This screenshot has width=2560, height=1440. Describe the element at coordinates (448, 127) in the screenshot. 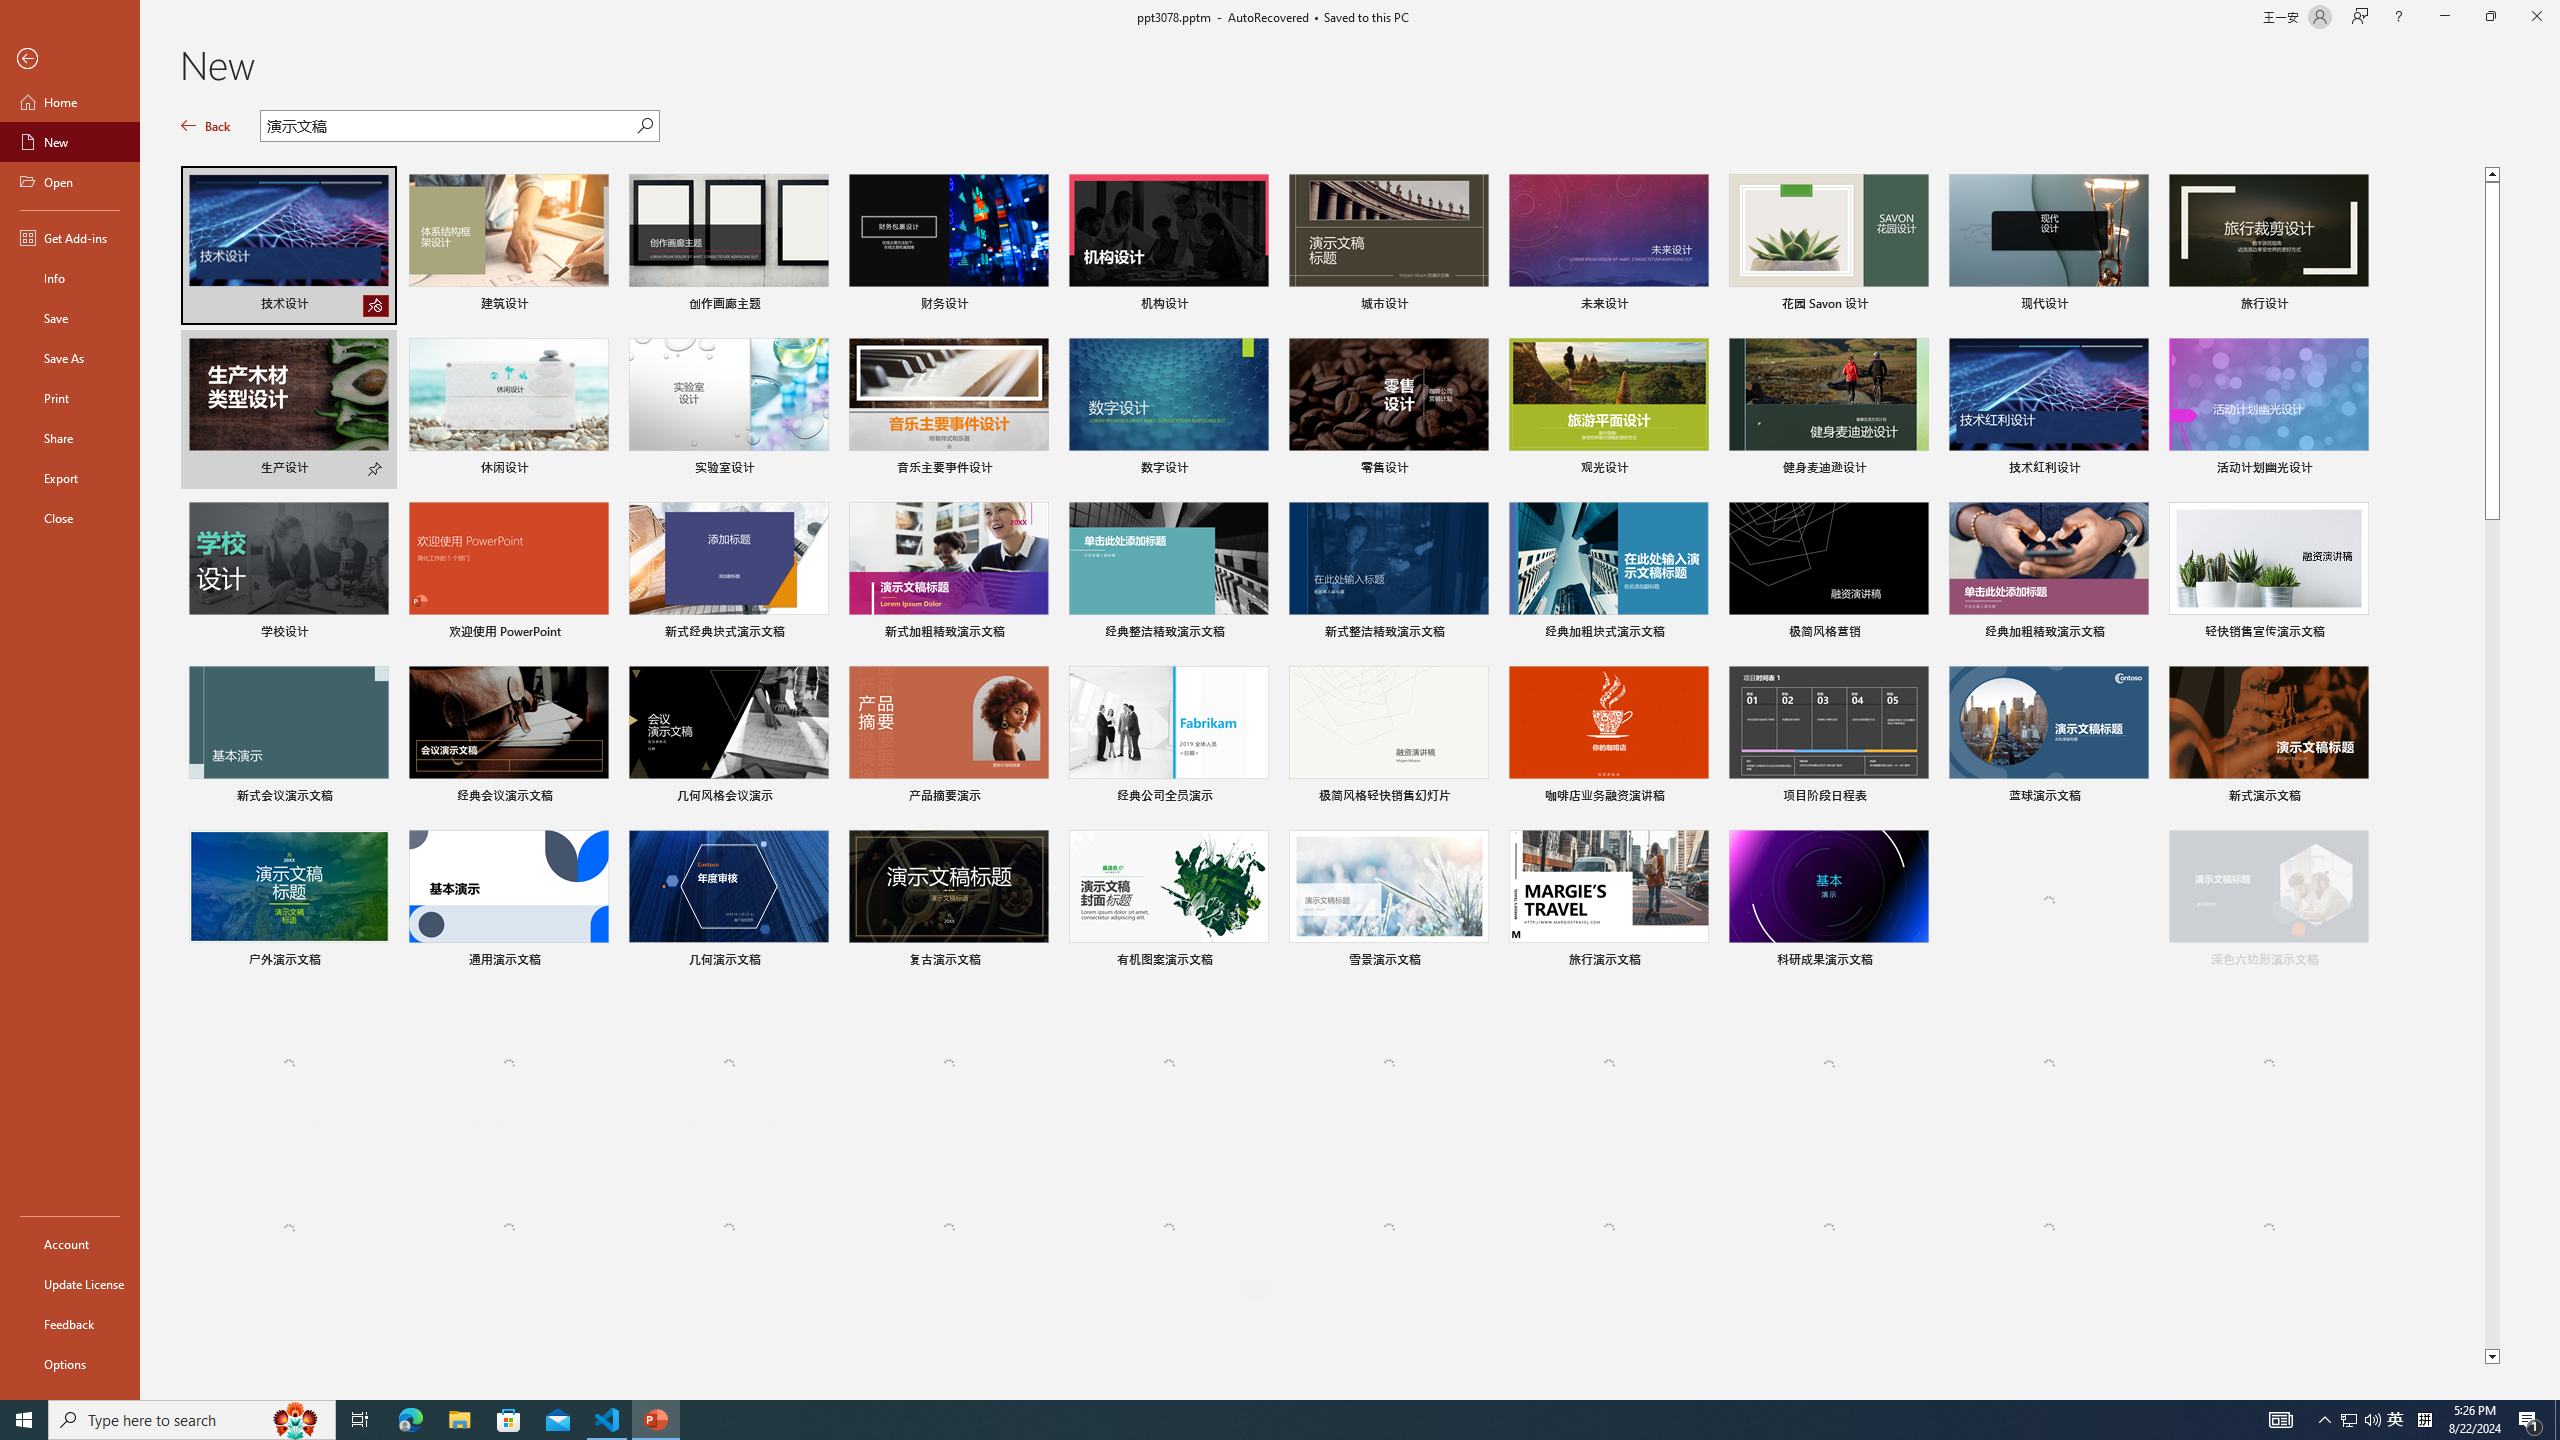

I see `'Search for online templates and themes'` at that location.